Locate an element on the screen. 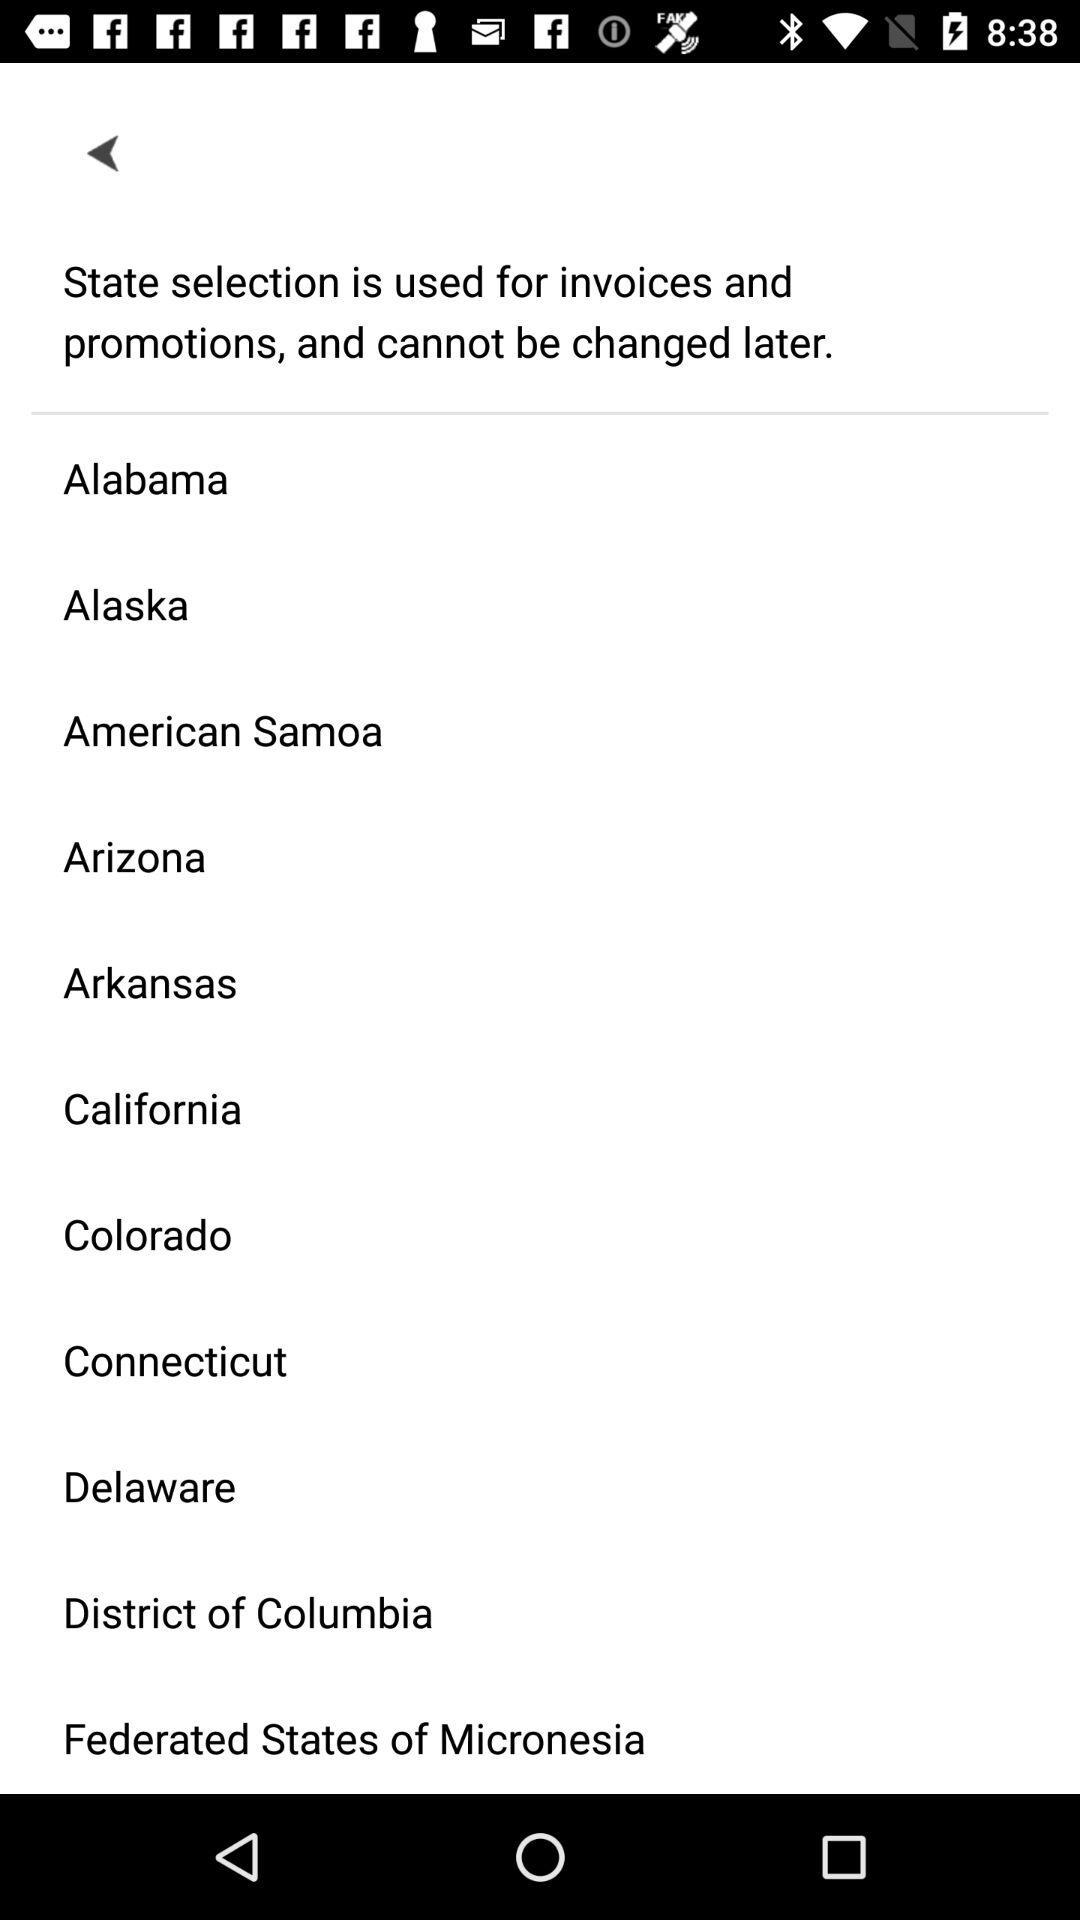 This screenshot has width=1080, height=1920. item below the arkansas icon is located at coordinates (523, 1106).